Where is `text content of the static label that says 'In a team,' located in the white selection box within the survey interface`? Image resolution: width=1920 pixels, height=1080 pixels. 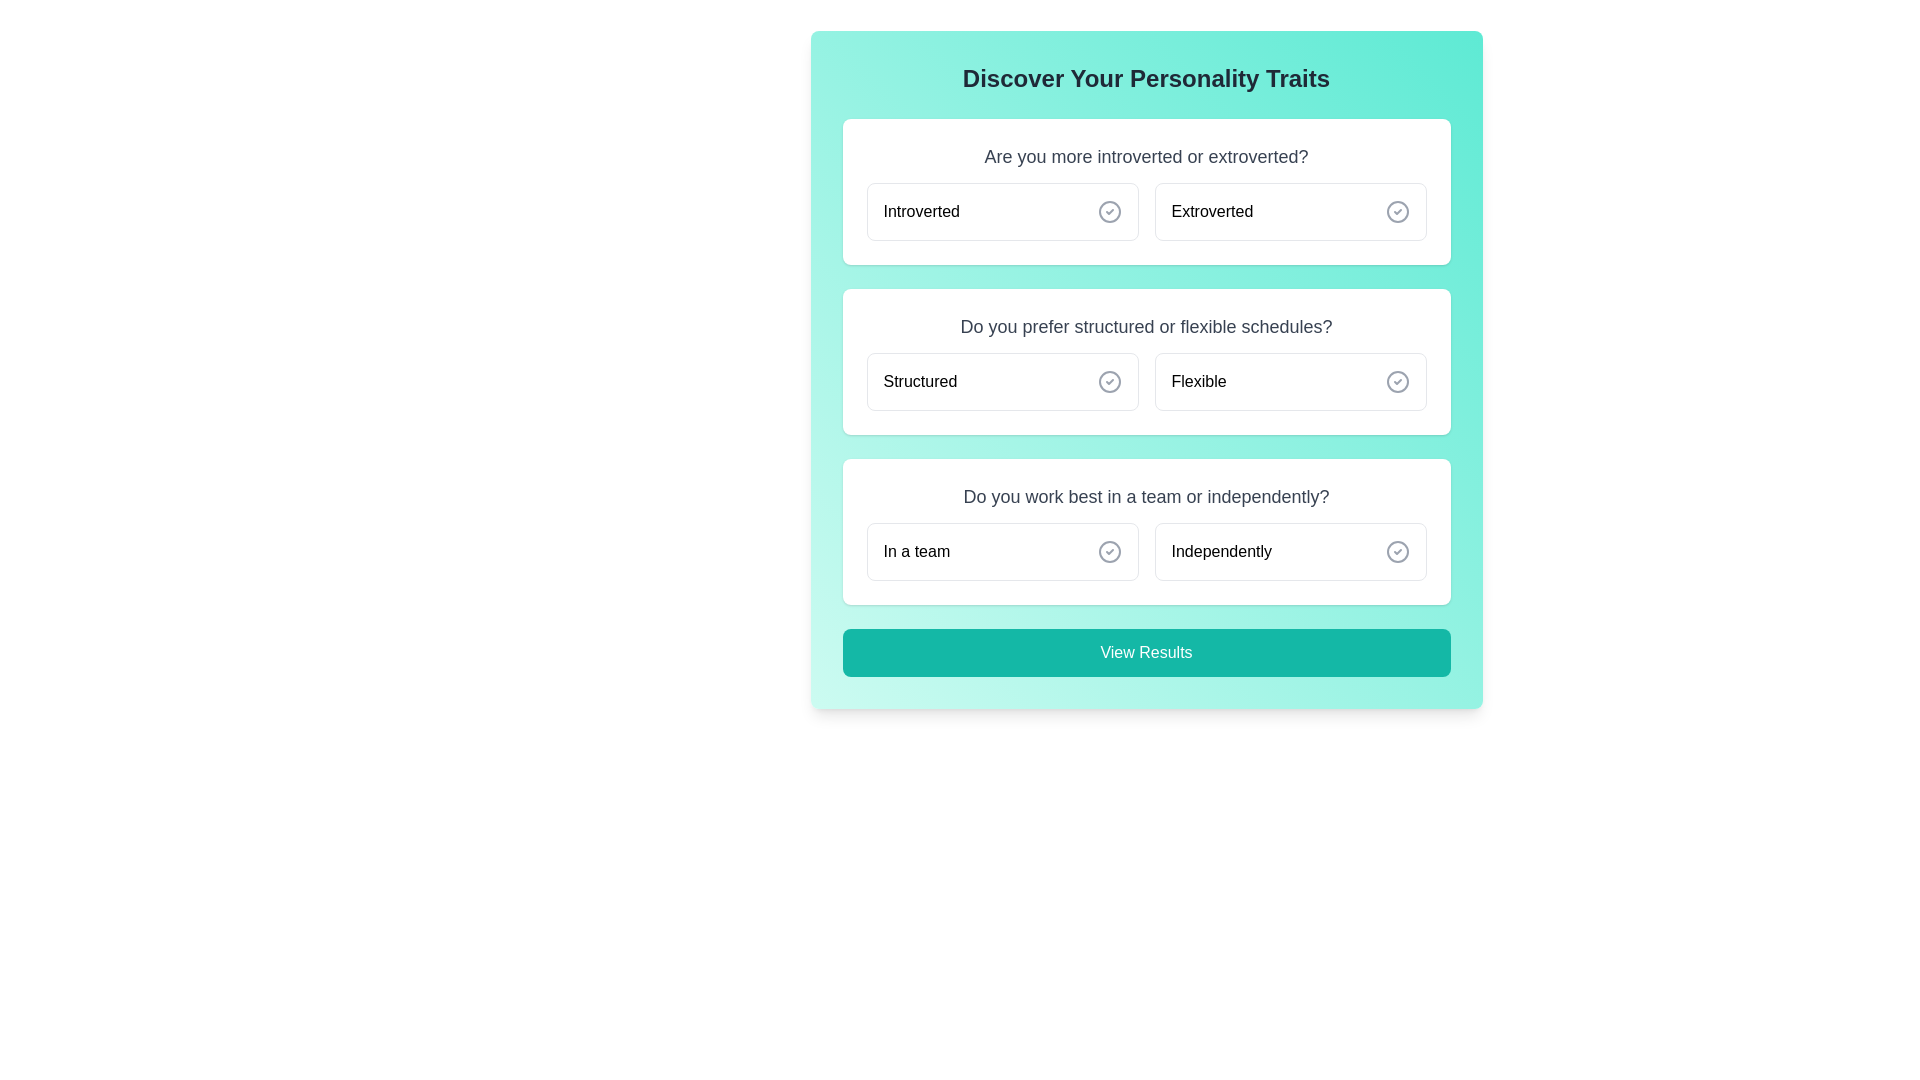
text content of the static label that says 'In a team,' located in the white selection box within the survey interface is located at coordinates (915, 551).